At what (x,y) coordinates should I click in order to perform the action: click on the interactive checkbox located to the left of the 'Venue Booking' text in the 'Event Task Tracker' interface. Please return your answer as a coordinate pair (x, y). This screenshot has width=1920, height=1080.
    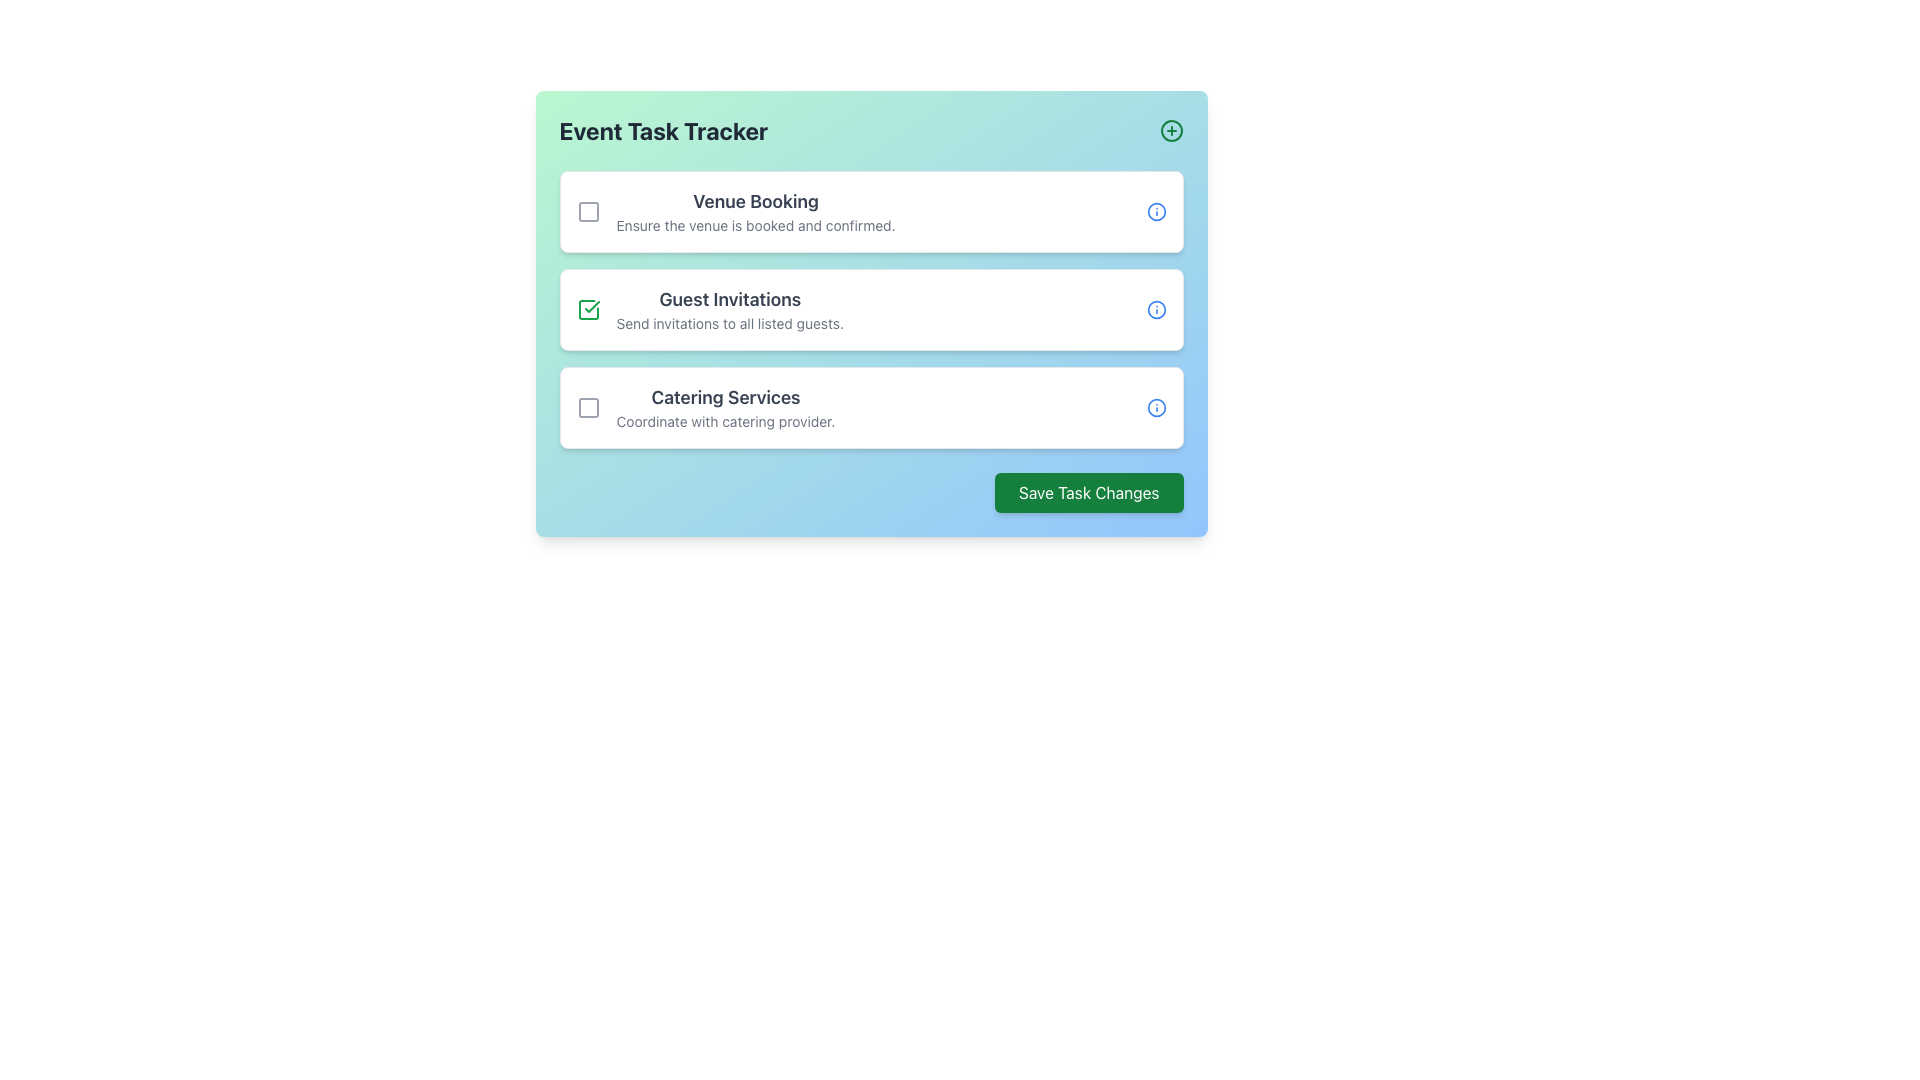
    Looking at the image, I should click on (587, 212).